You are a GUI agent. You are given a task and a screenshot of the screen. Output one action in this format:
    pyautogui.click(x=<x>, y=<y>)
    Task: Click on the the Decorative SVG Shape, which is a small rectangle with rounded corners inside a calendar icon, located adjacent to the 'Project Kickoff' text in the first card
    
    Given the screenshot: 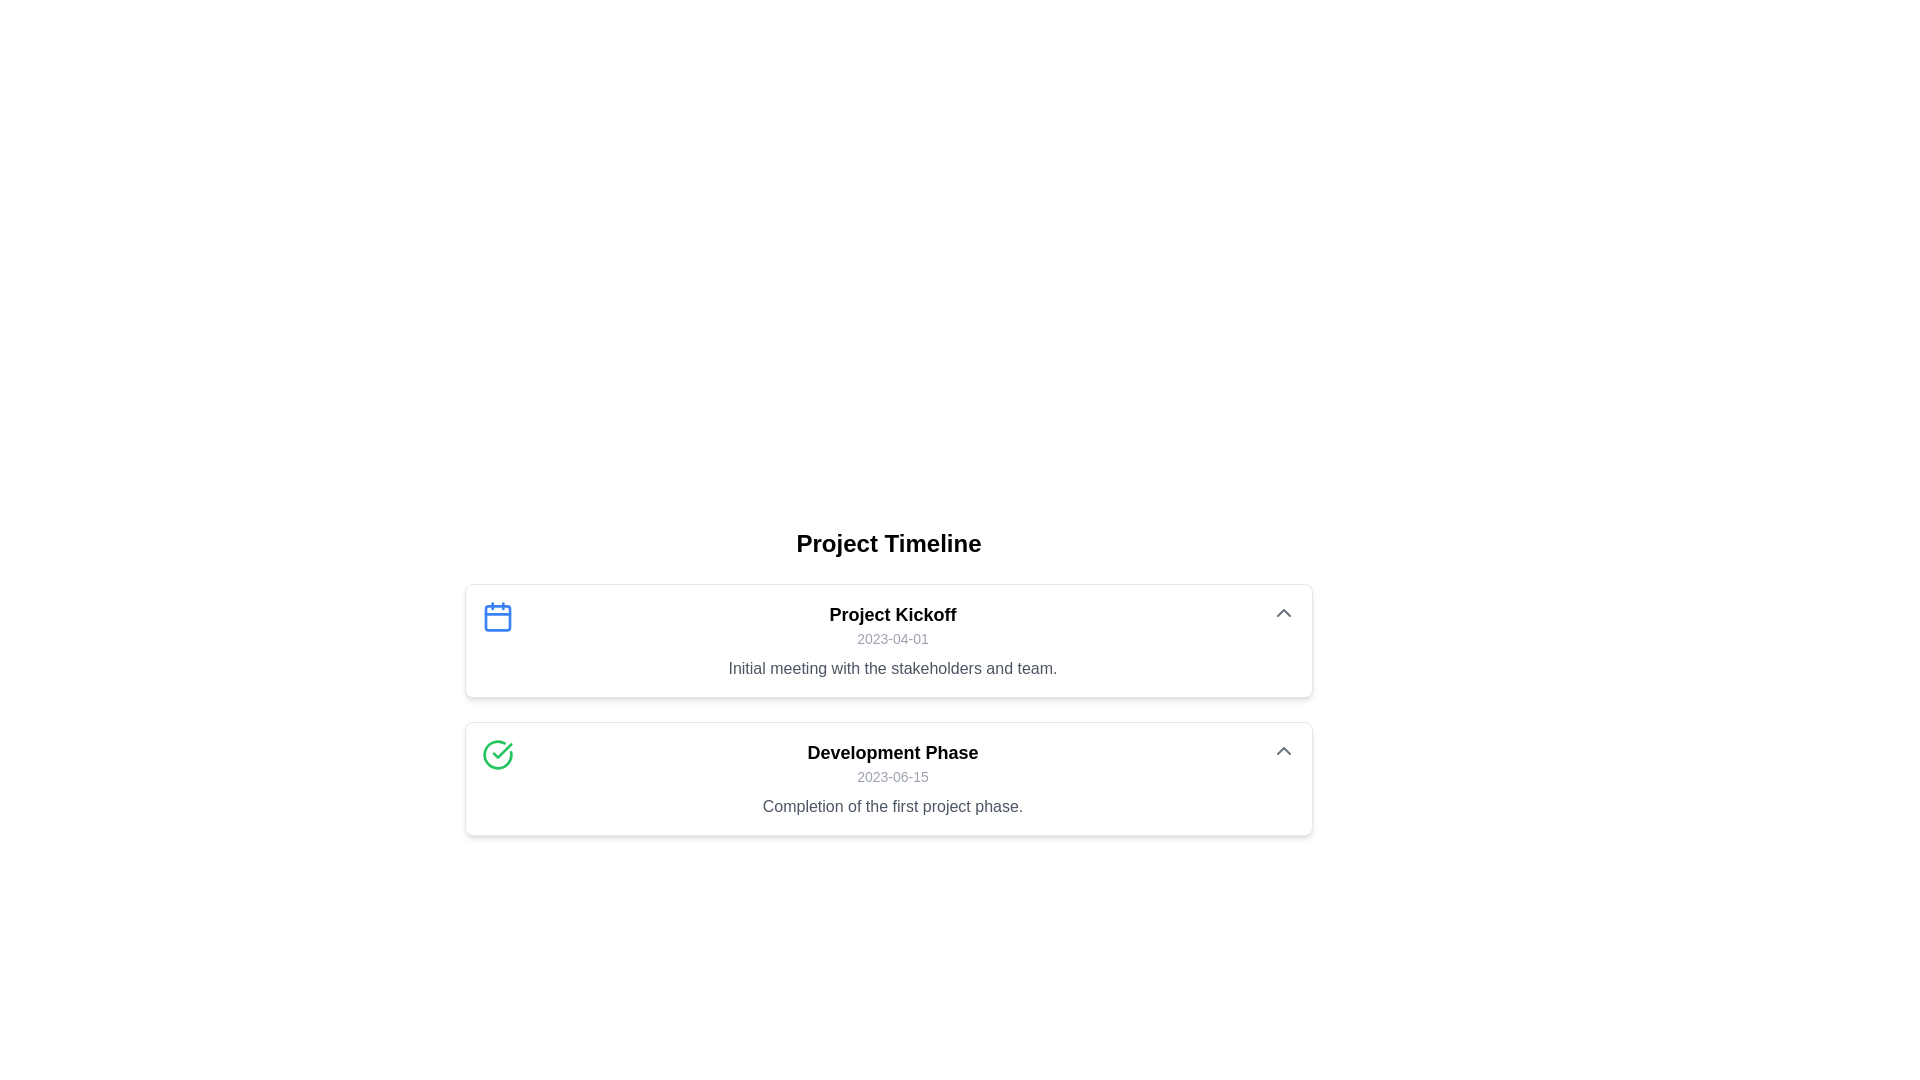 What is the action you would take?
    pyautogui.click(x=498, y=616)
    